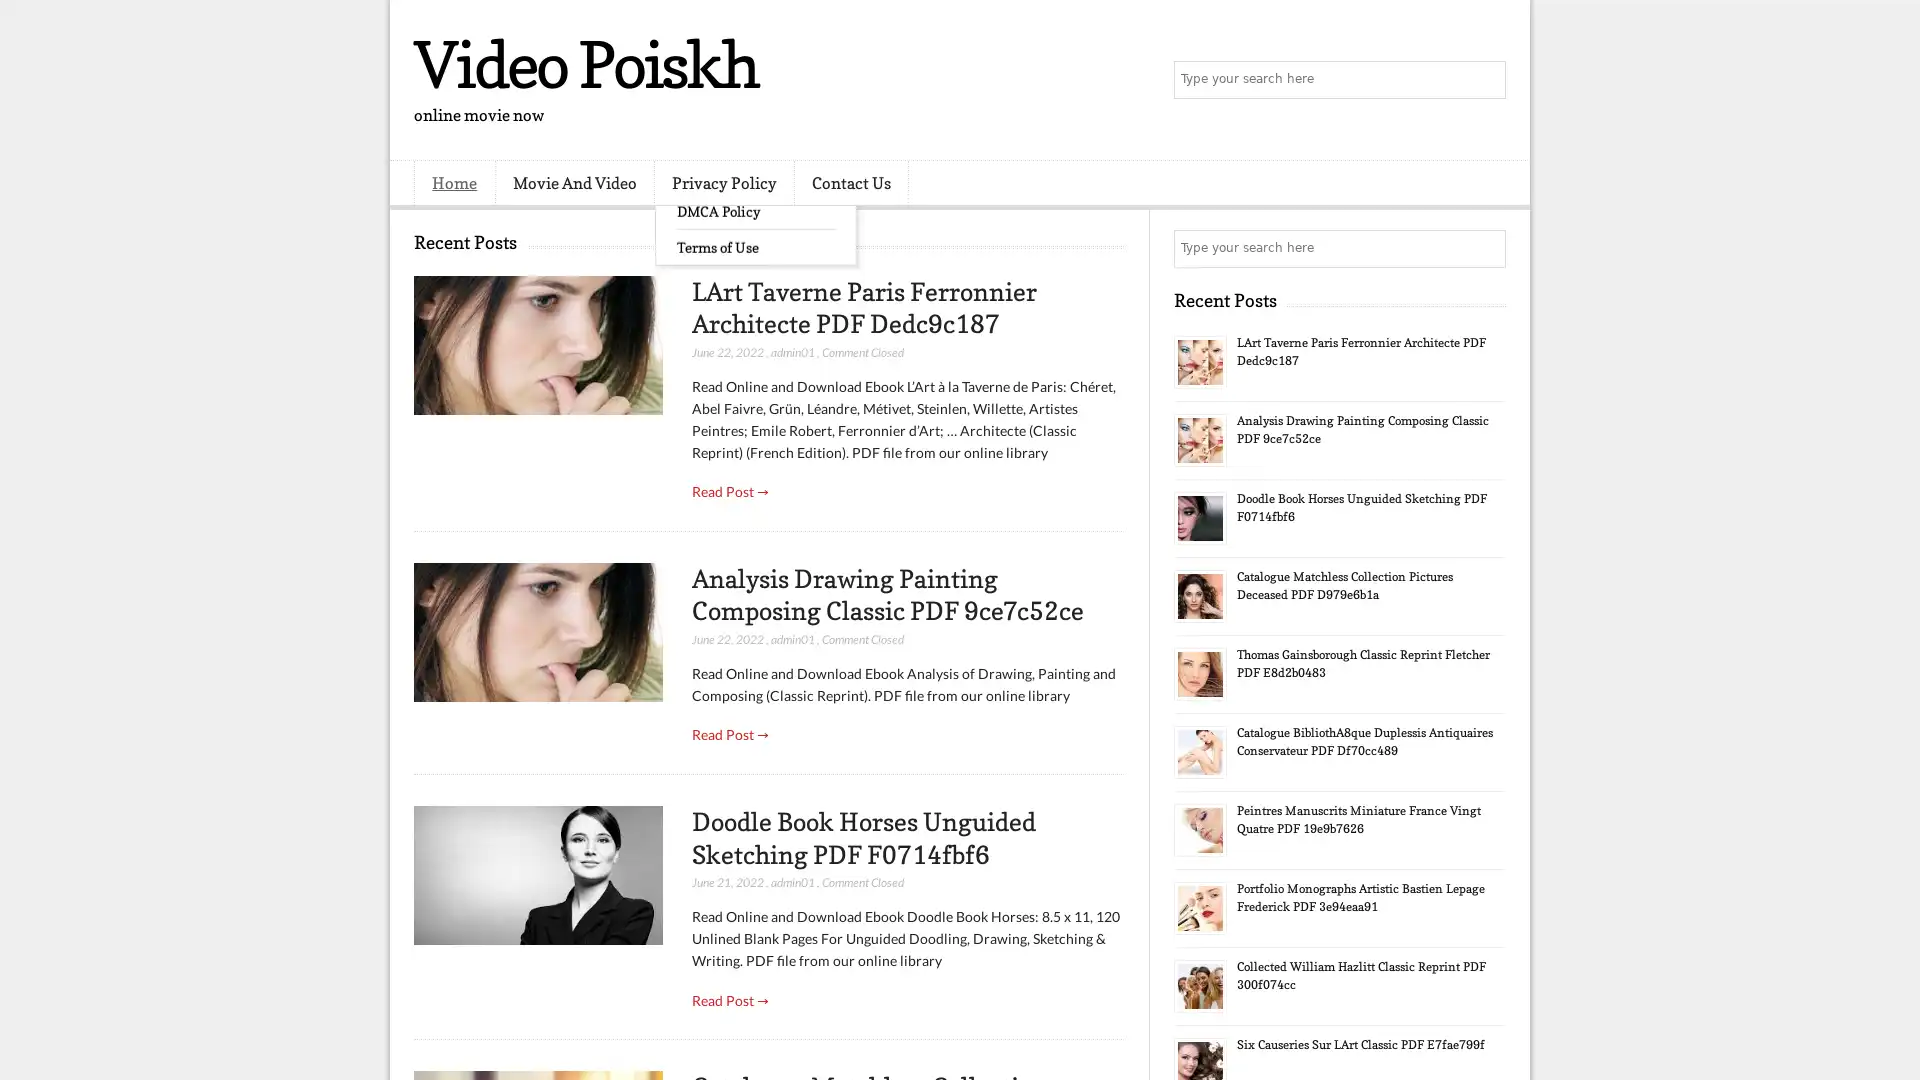 This screenshot has height=1080, width=1920. Describe the element at coordinates (1485, 248) in the screenshot. I see `Search` at that location.